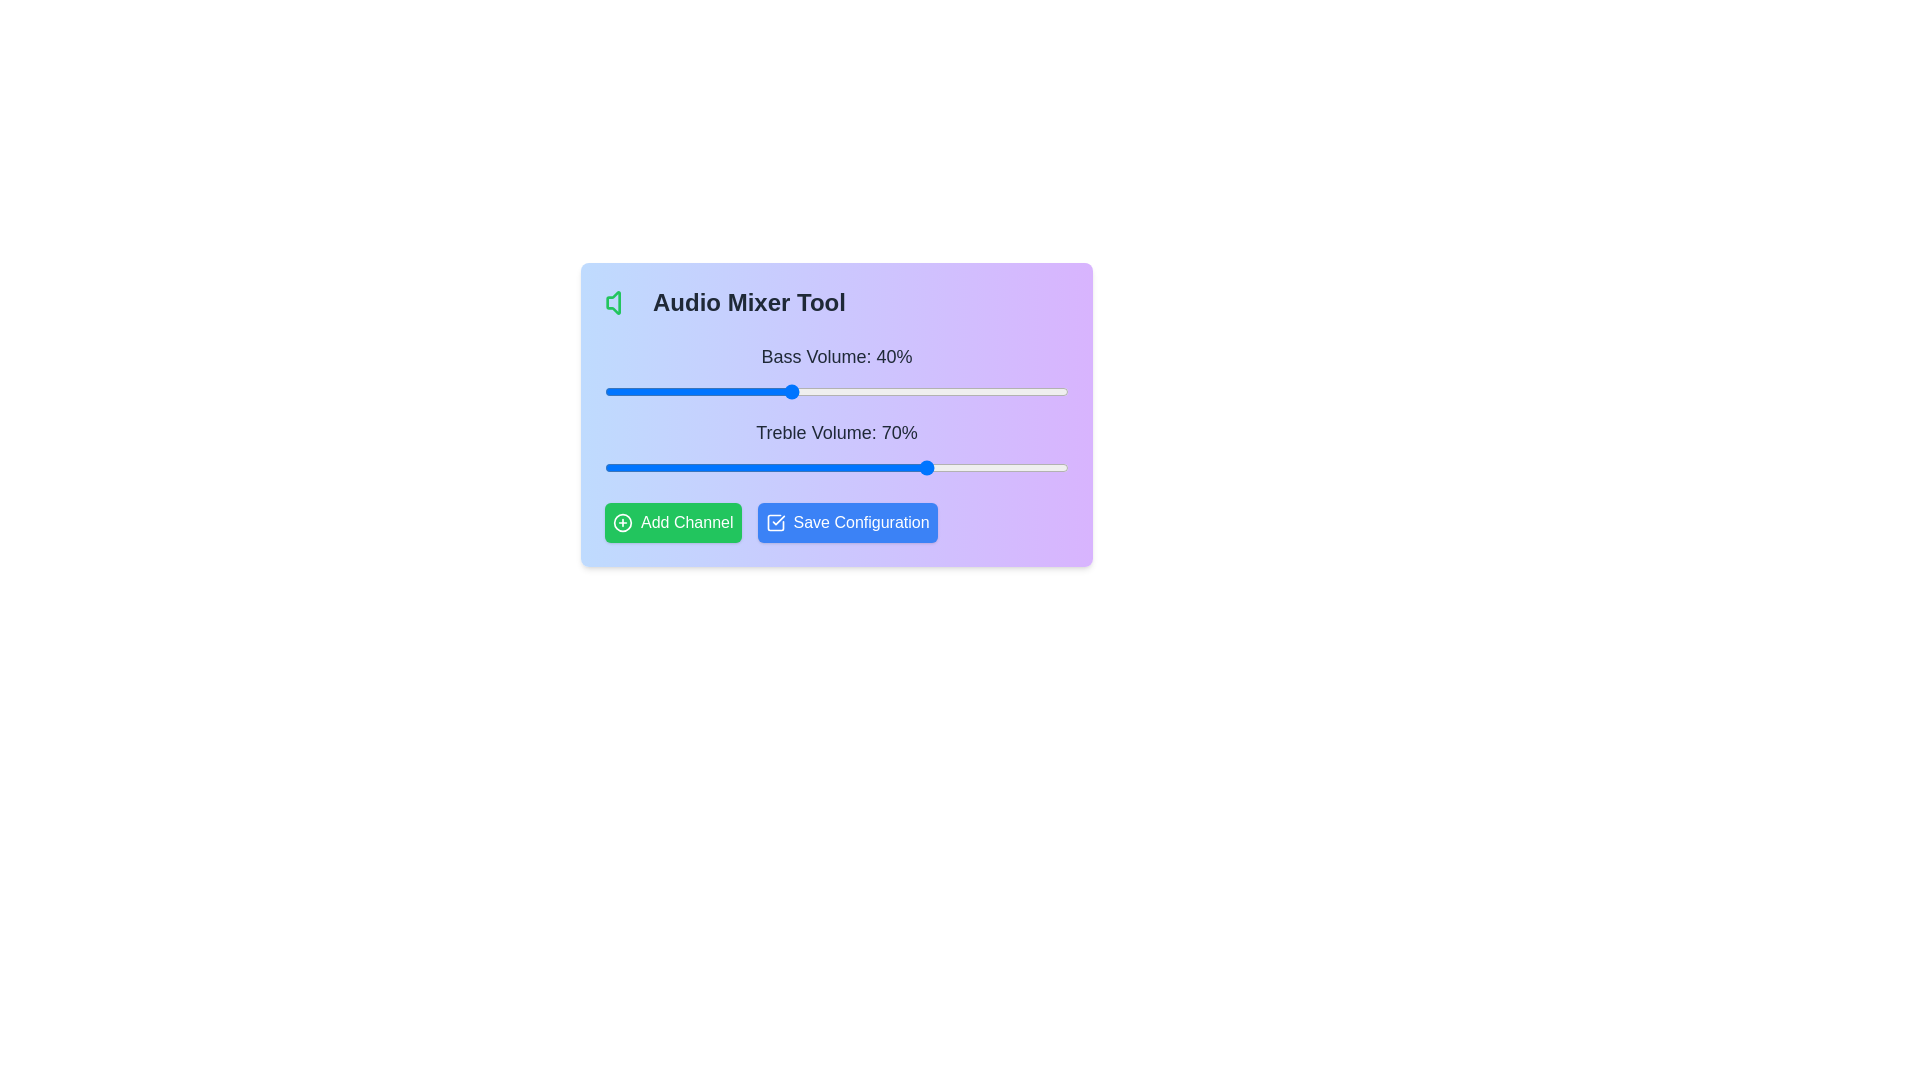 This screenshot has height=1080, width=1920. Describe the element at coordinates (836, 410) in the screenshot. I see `and drag the bass volume slider labeled 'Bass Volume: 40%' to adjust its value` at that location.